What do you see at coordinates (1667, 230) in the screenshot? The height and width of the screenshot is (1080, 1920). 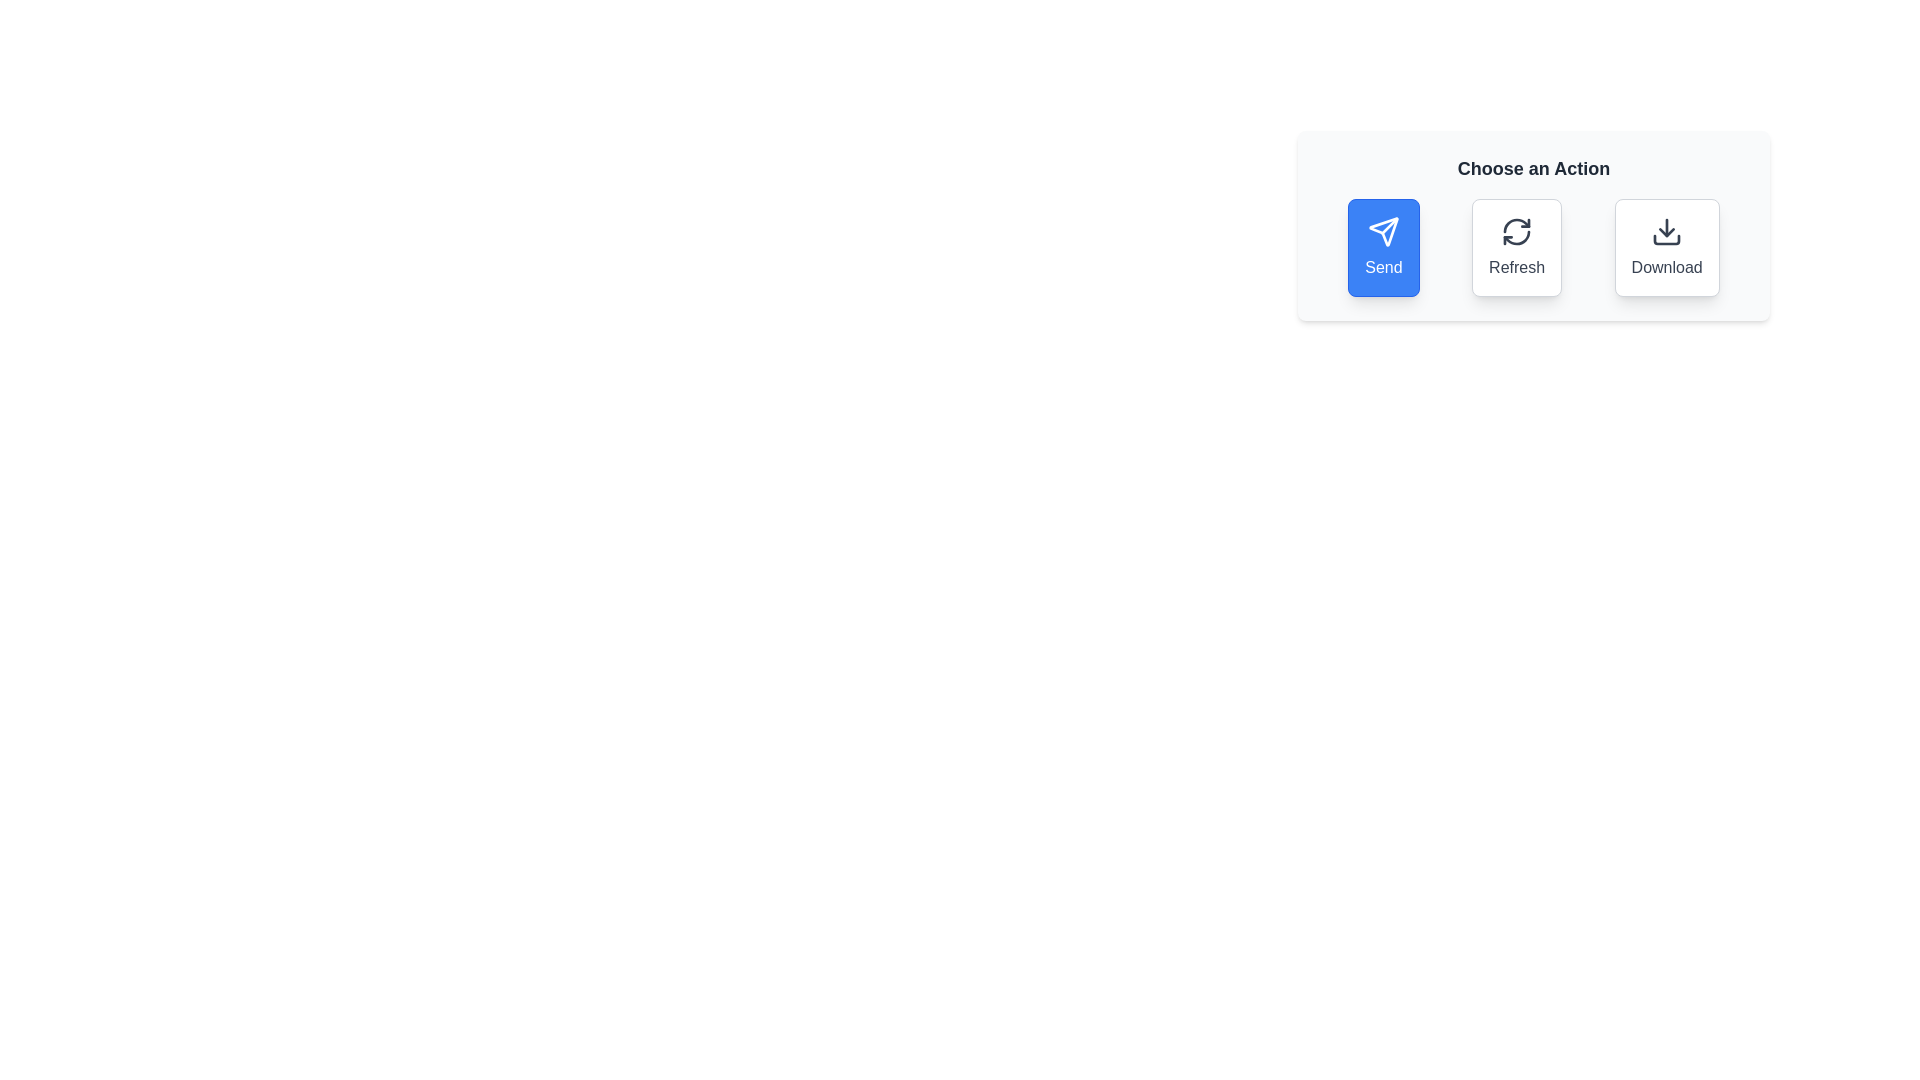 I see `the icon of the Download action chip` at bounding box center [1667, 230].